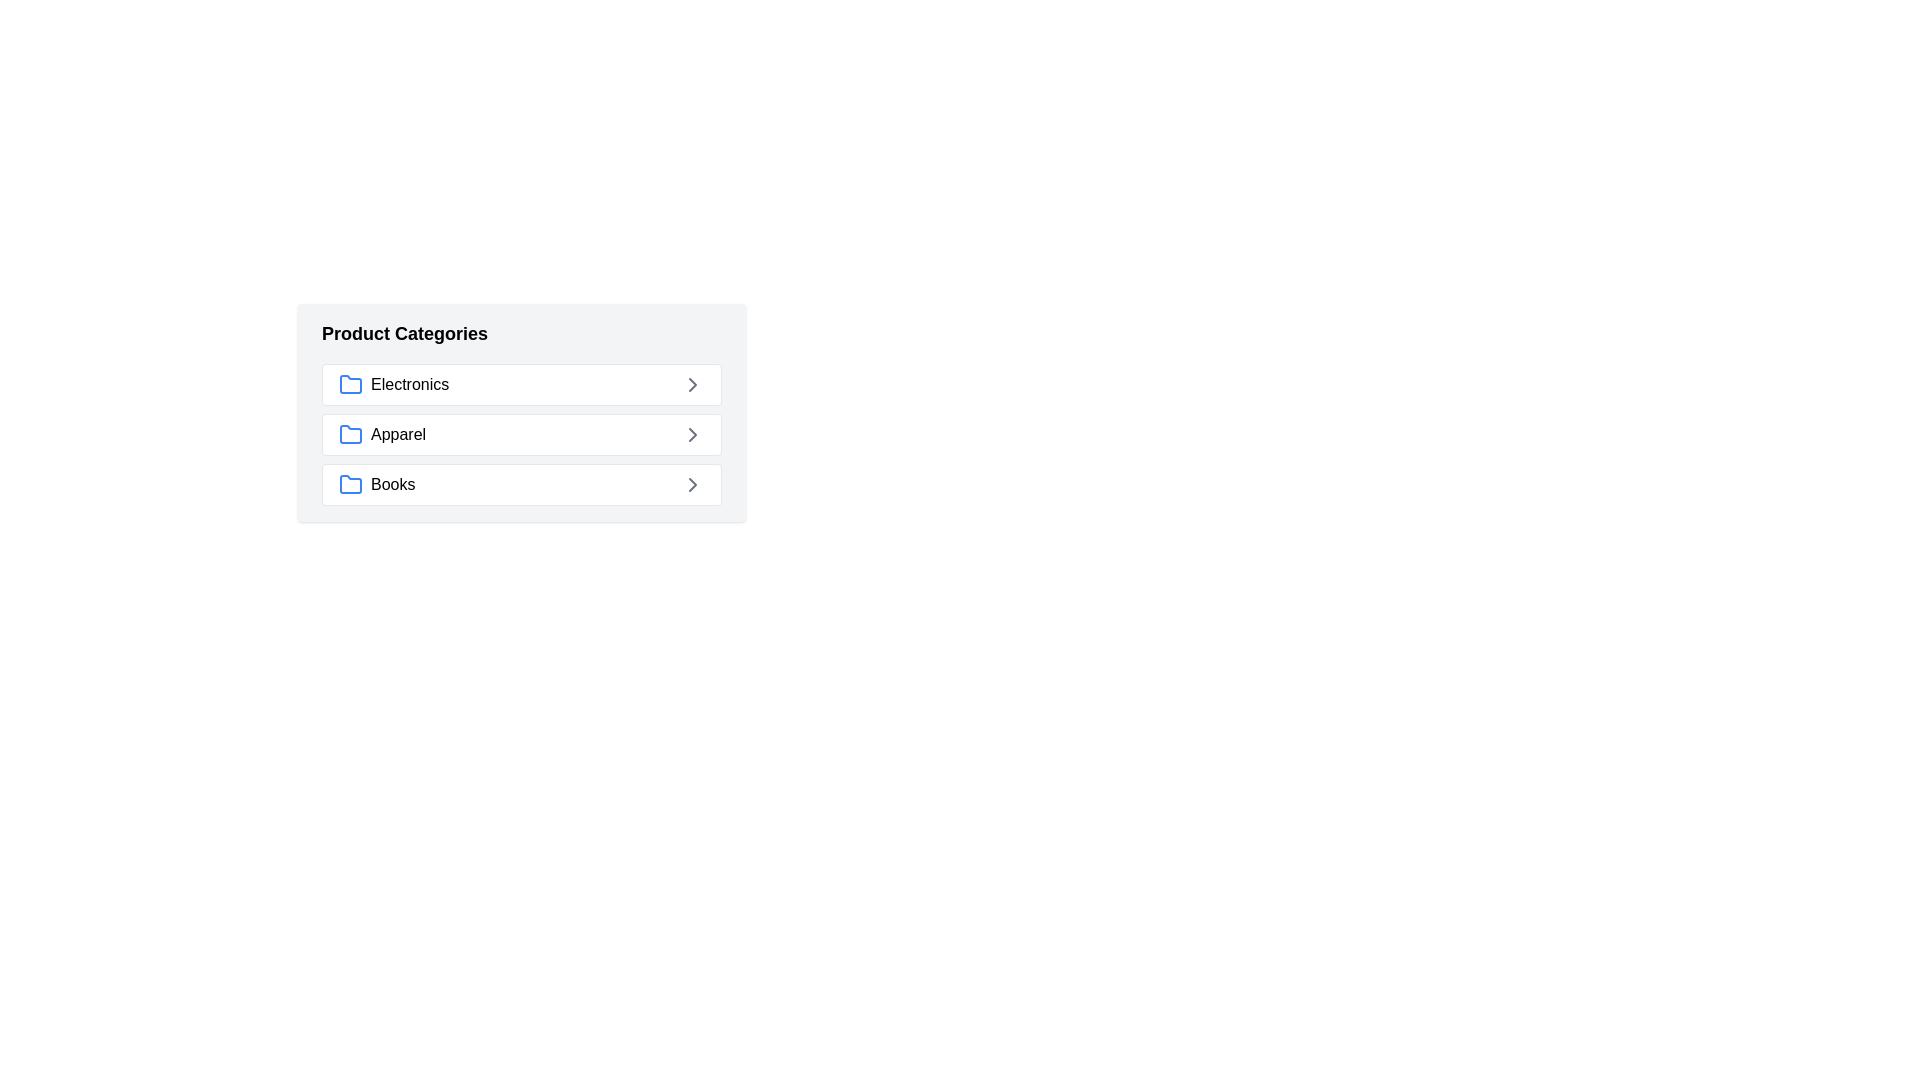 The width and height of the screenshot is (1920, 1080). Describe the element at coordinates (692, 434) in the screenshot. I see `the chevron-right icon at the end of the 'Apparel' row in the 'Product Categories' section for navigation` at that location.